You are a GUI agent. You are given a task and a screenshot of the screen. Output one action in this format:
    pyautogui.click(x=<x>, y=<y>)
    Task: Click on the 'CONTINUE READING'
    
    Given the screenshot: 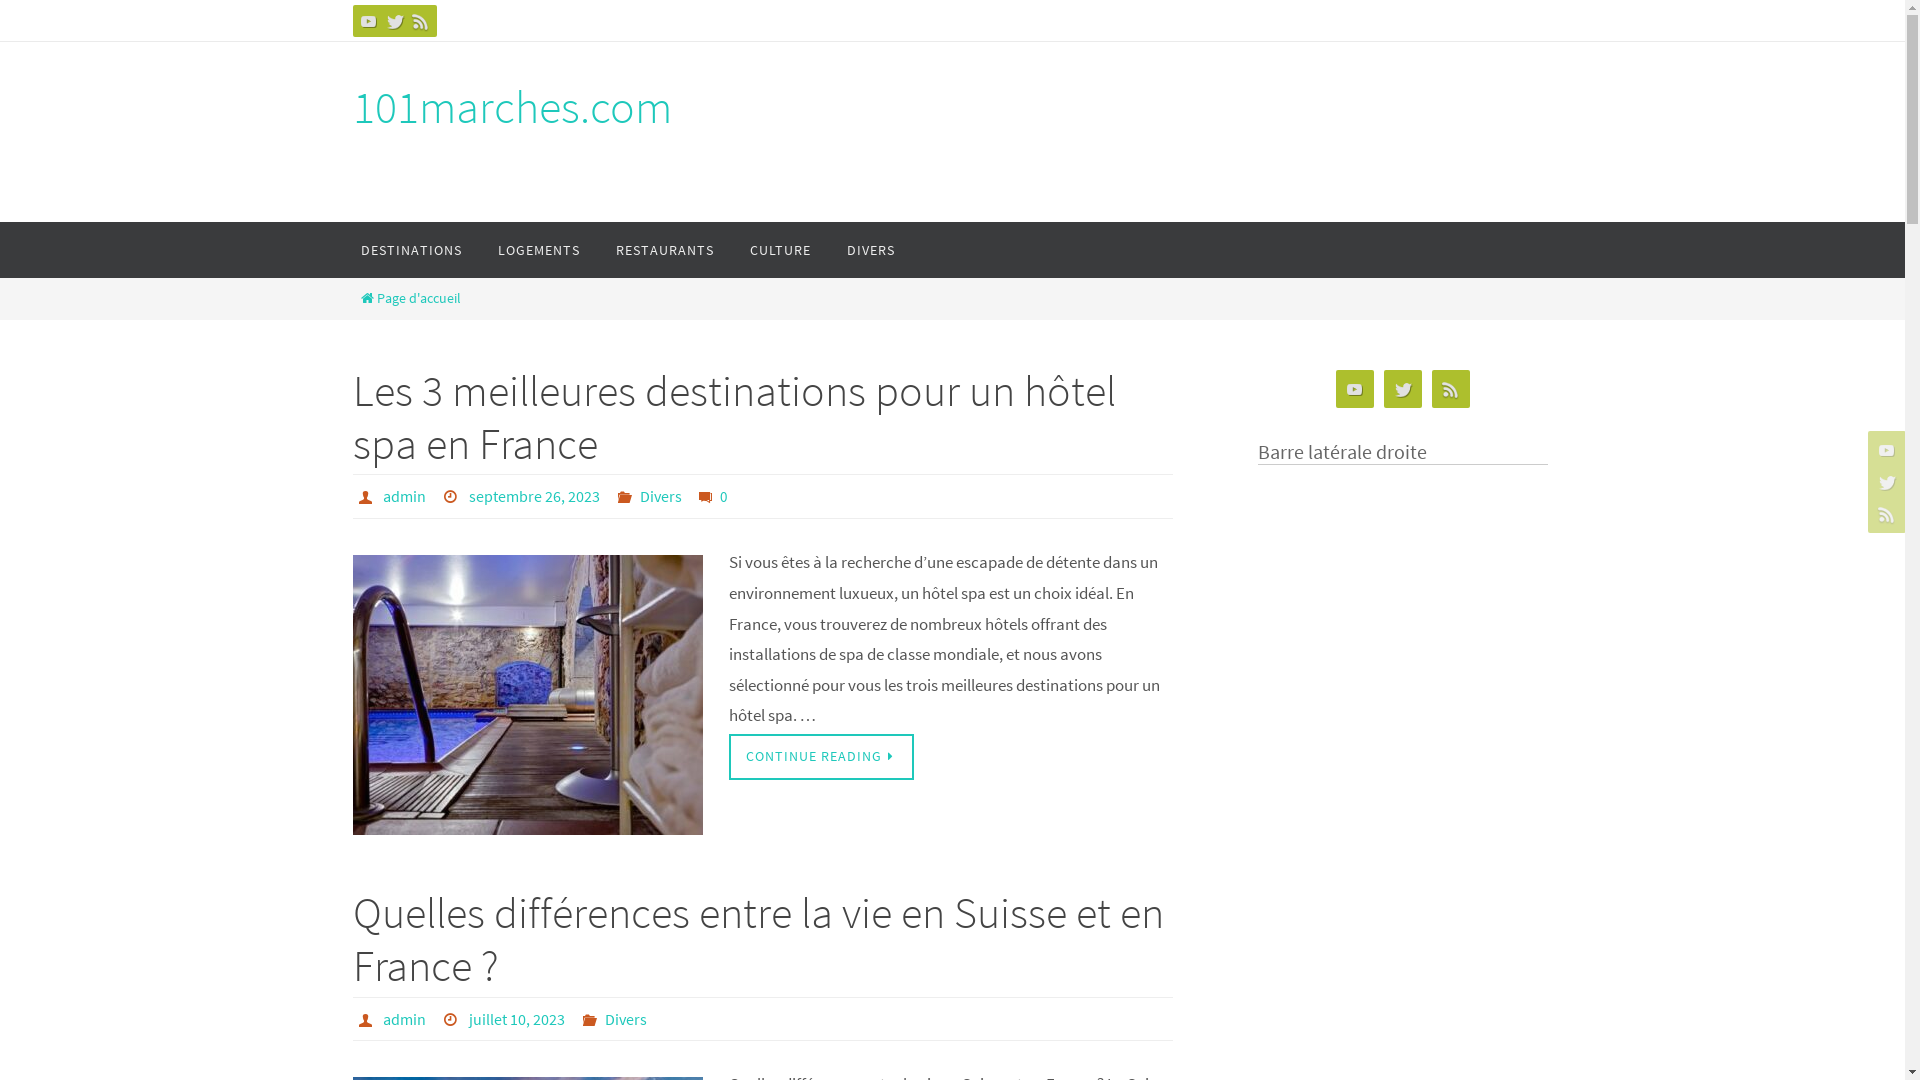 What is the action you would take?
    pyautogui.click(x=820, y=756)
    